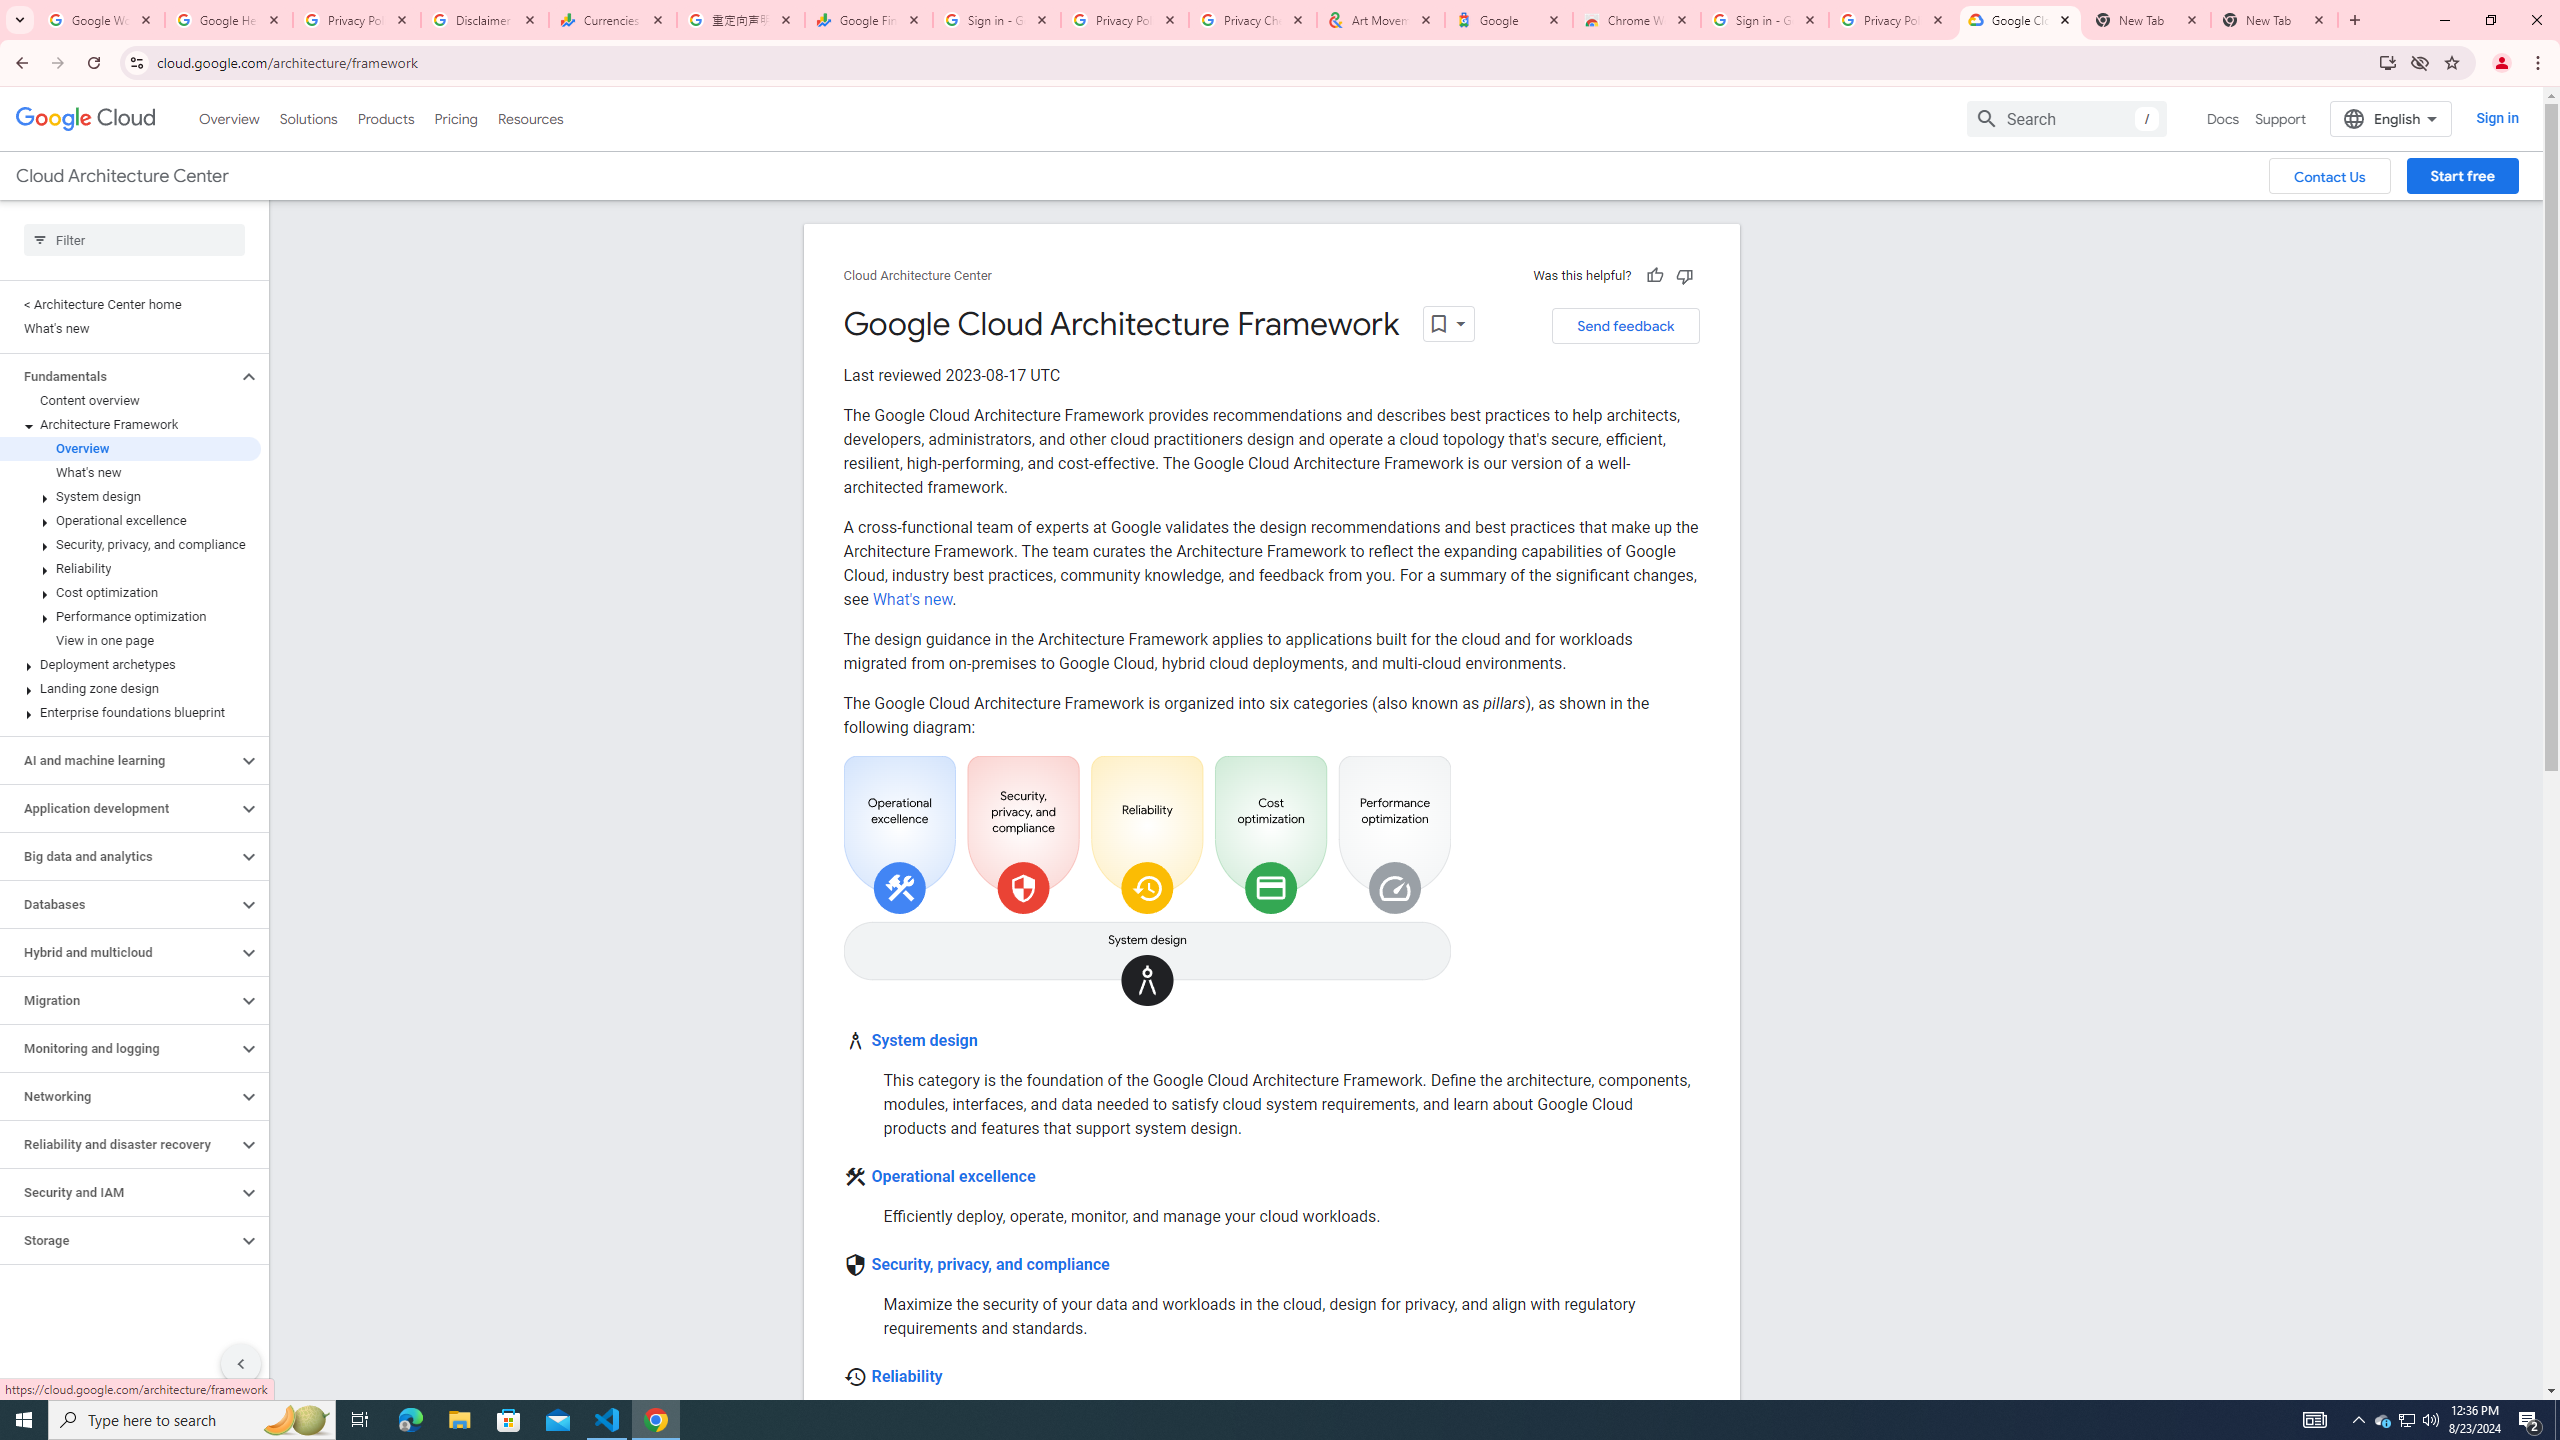 This screenshot has height=1440, width=2560. What do you see at coordinates (1636, 19) in the screenshot?
I see `'Chrome Web Store - Color themes by Chrome'` at bounding box center [1636, 19].